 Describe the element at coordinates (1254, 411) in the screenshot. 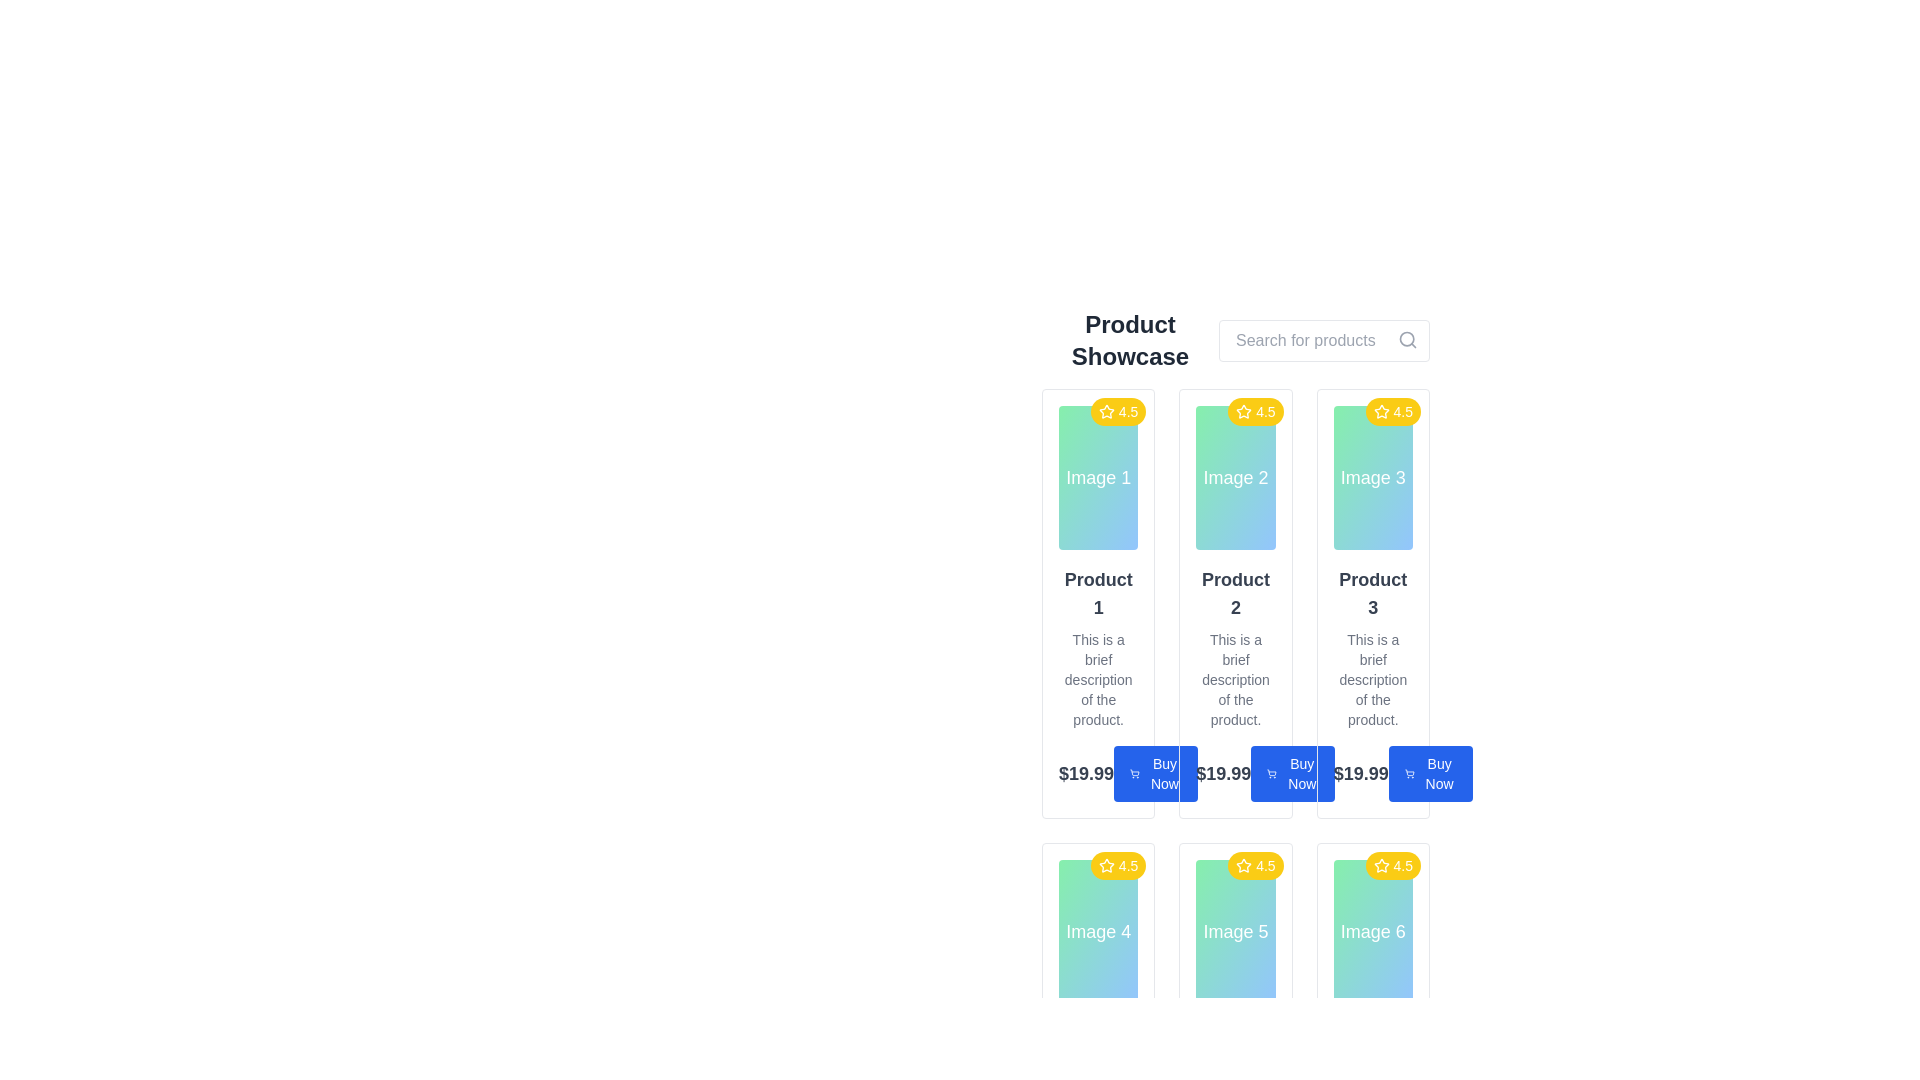

I see `the Rating indicator badge located in the top-right corner of the card for 'Product 2' in the second column of the product listing grid, positioned above the product image and title` at that location.